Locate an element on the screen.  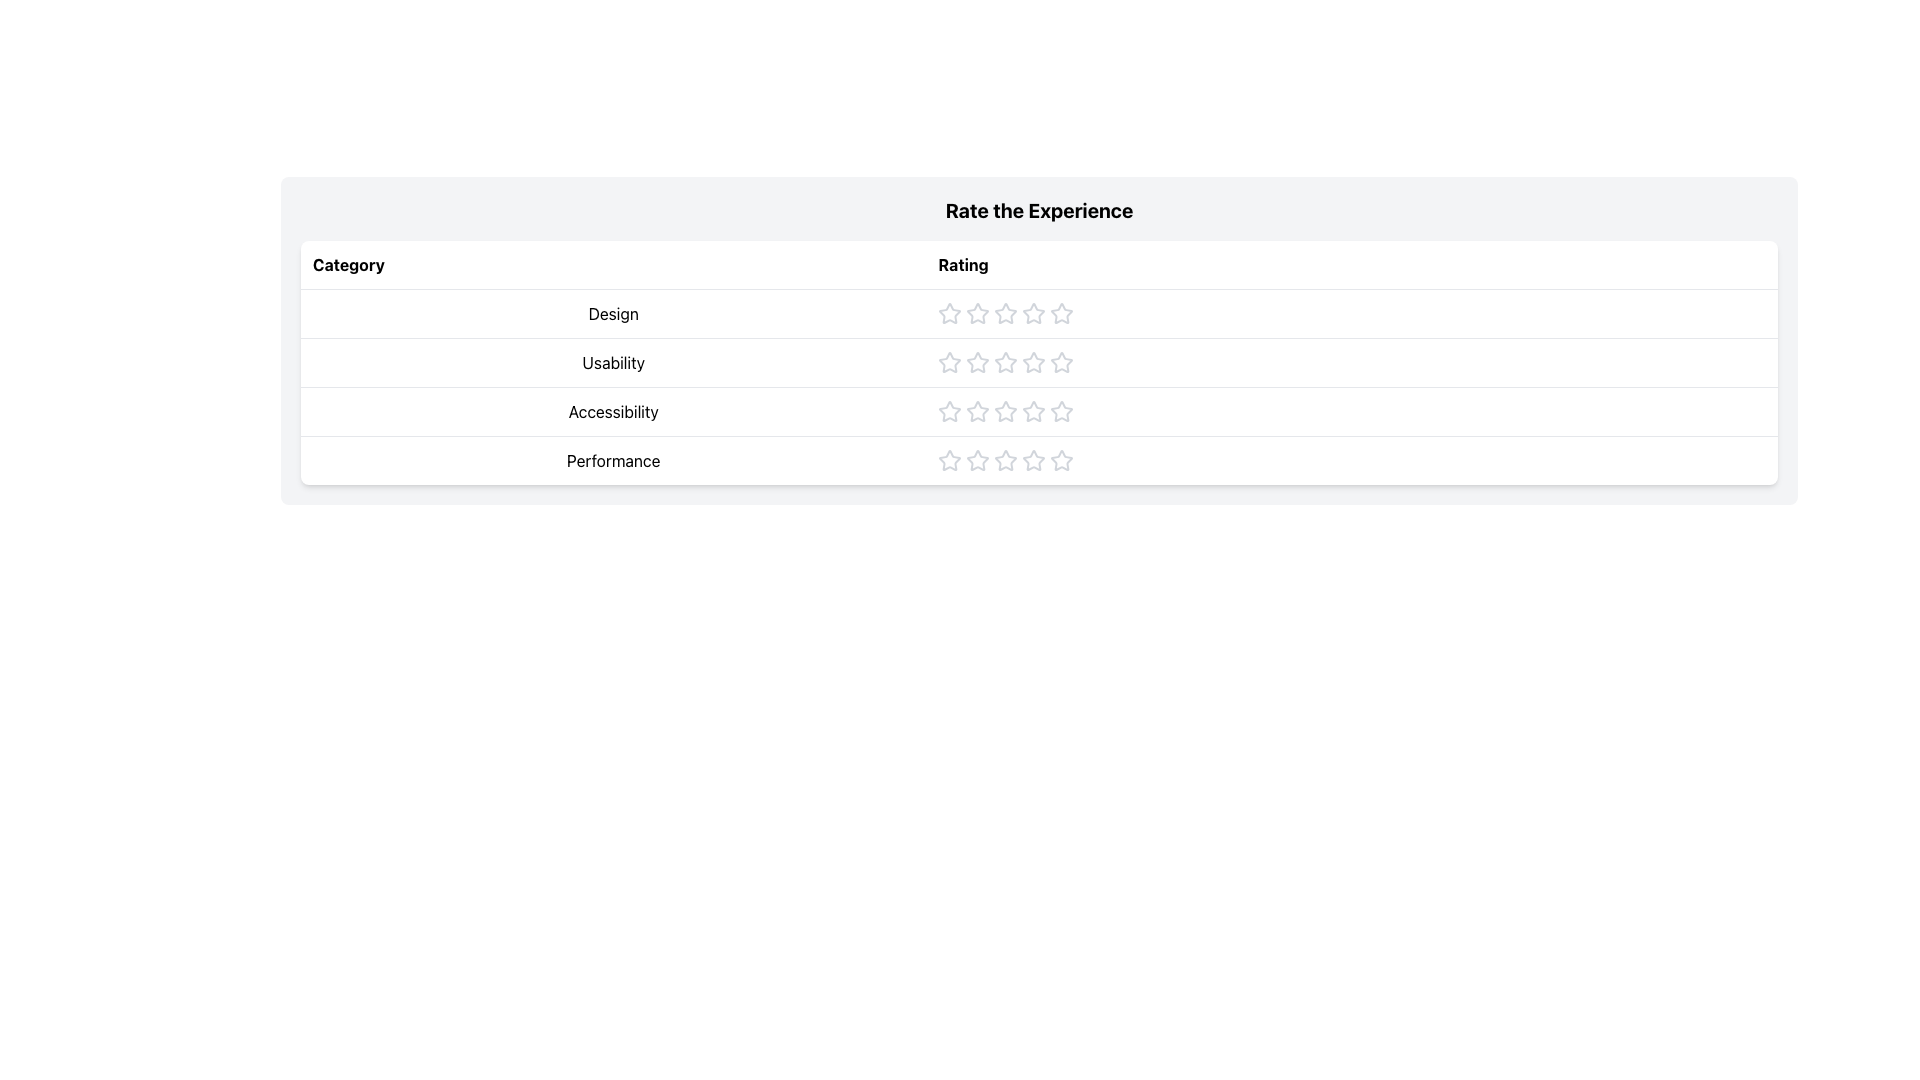
the fifth star-shaped Rating Star Icon with a gray outline and hollow interior in the horizontal row of rating icons for the 'Design' category is located at coordinates (1061, 313).